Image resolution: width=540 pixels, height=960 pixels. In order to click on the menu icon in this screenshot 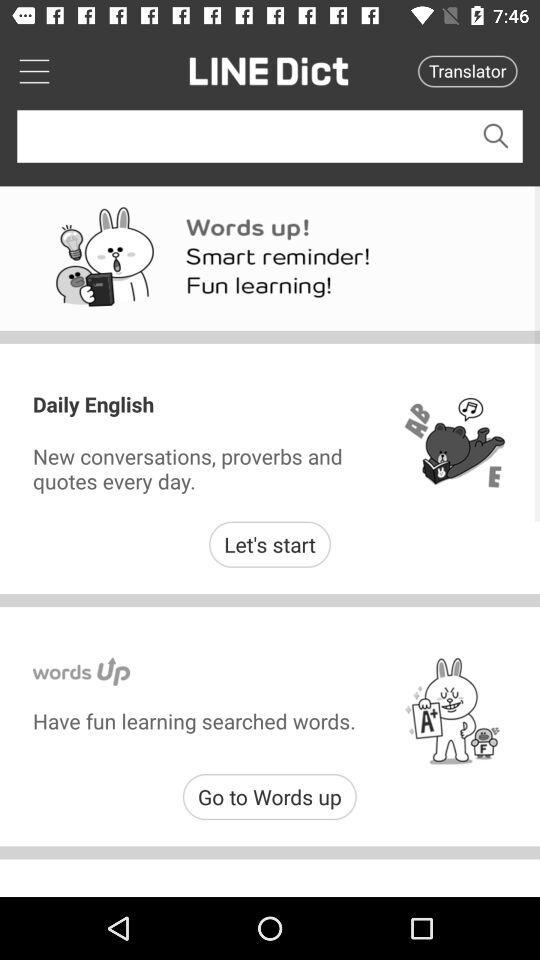, I will do `click(33, 70)`.